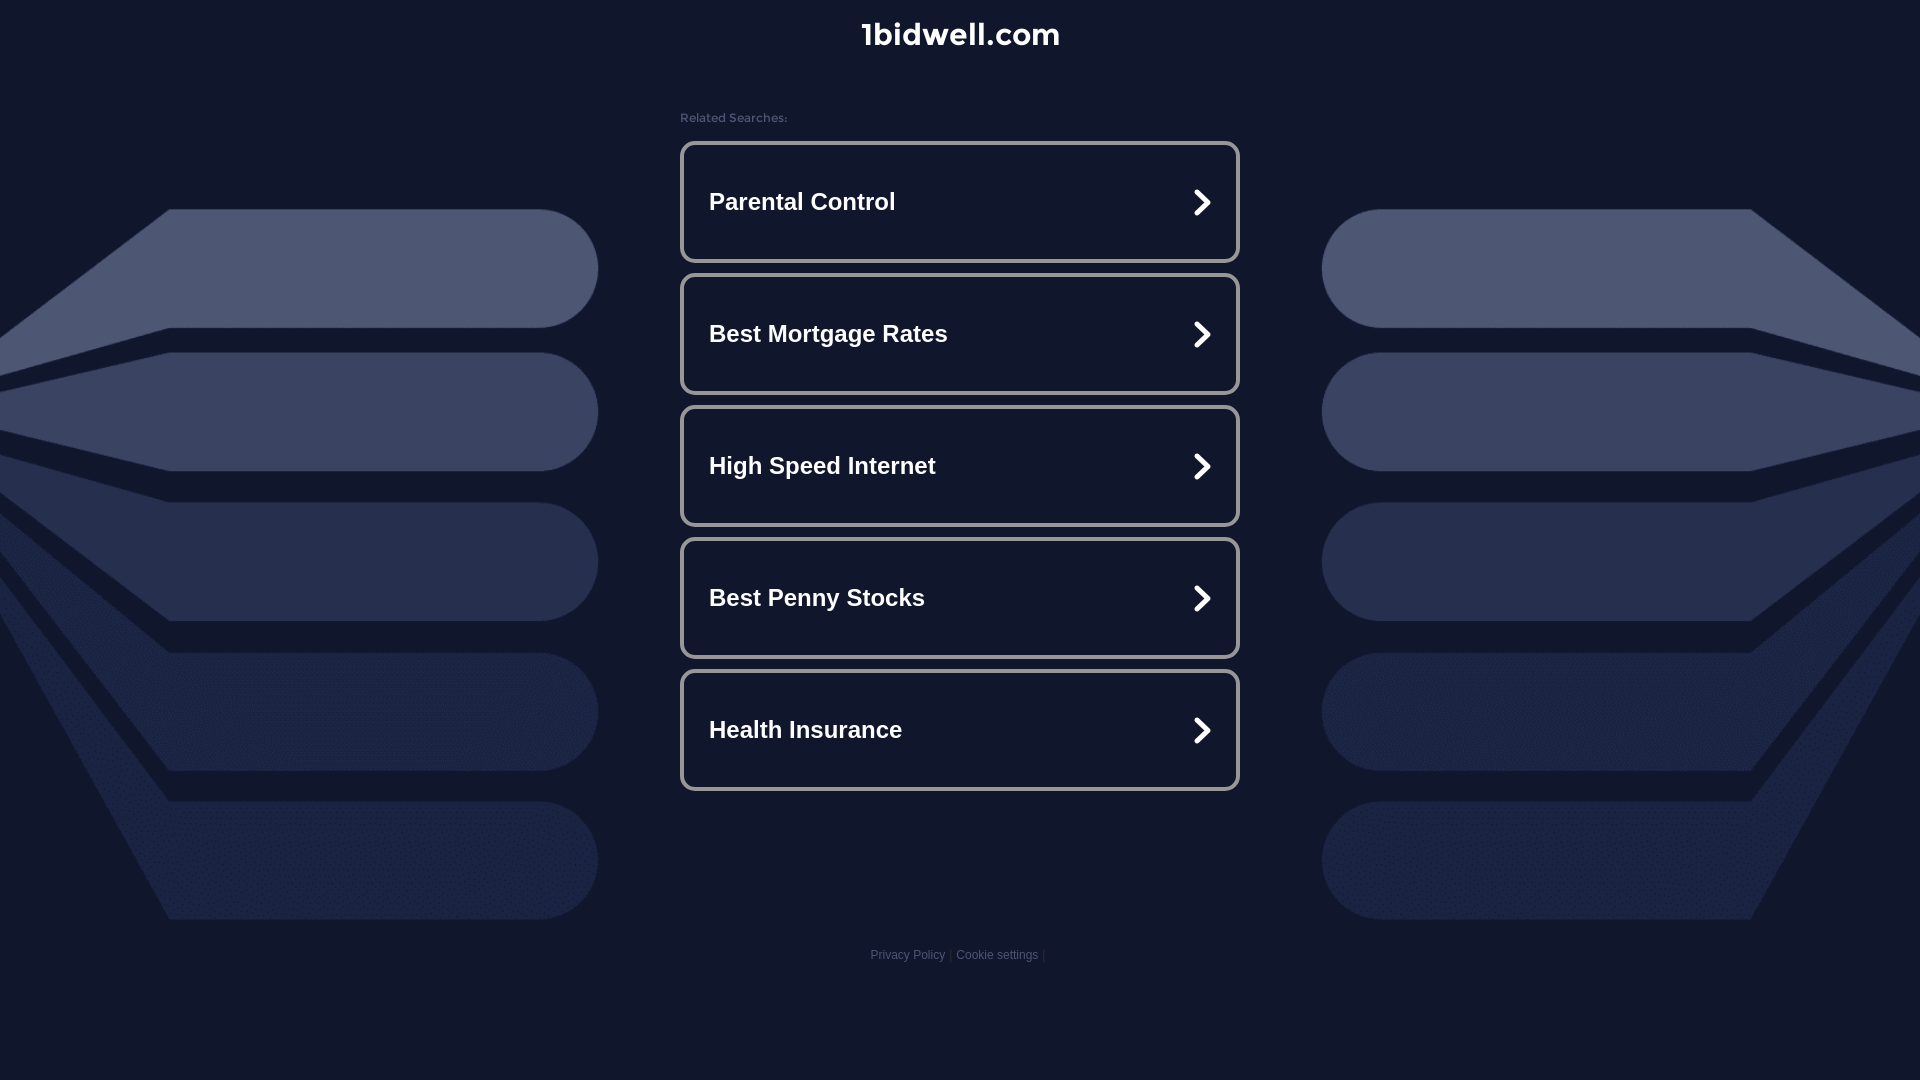  I want to click on 'High Speed Internet', so click(960, 466).